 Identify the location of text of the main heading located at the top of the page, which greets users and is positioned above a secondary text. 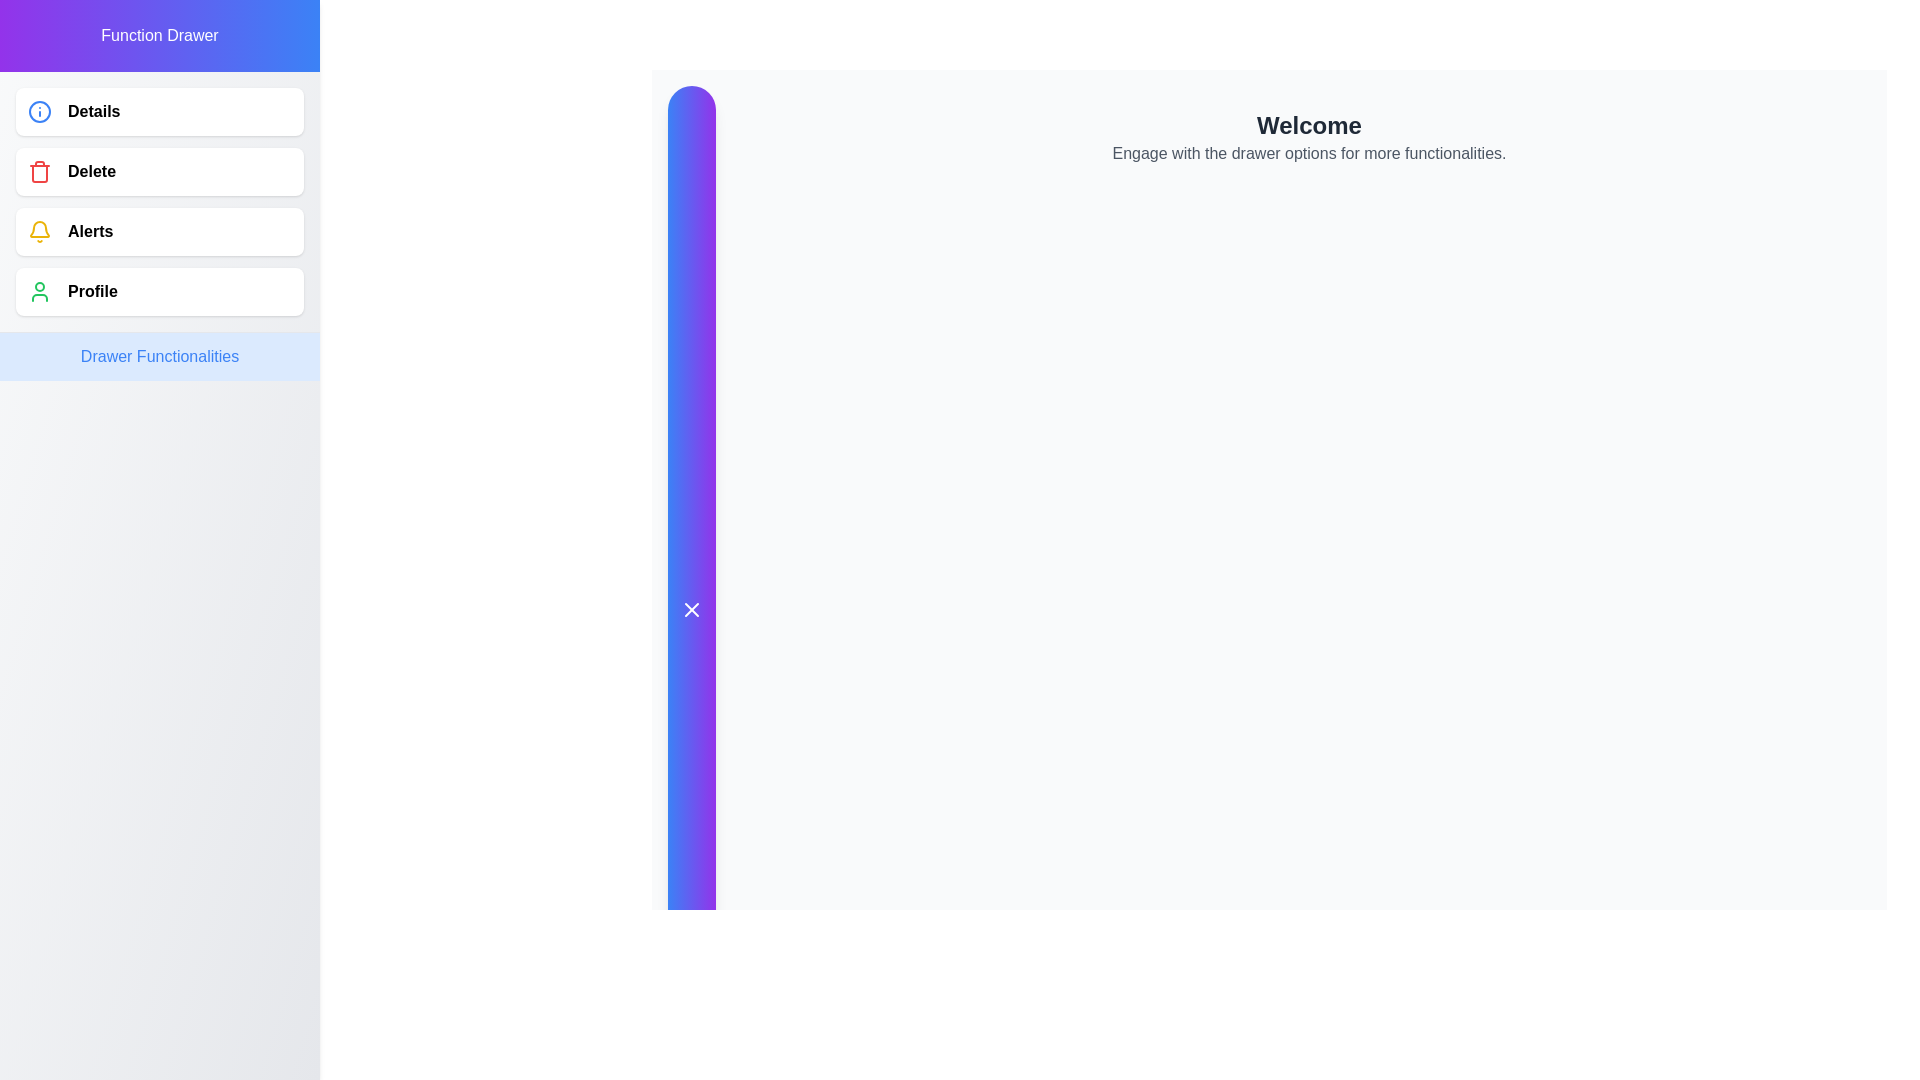
(1309, 126).